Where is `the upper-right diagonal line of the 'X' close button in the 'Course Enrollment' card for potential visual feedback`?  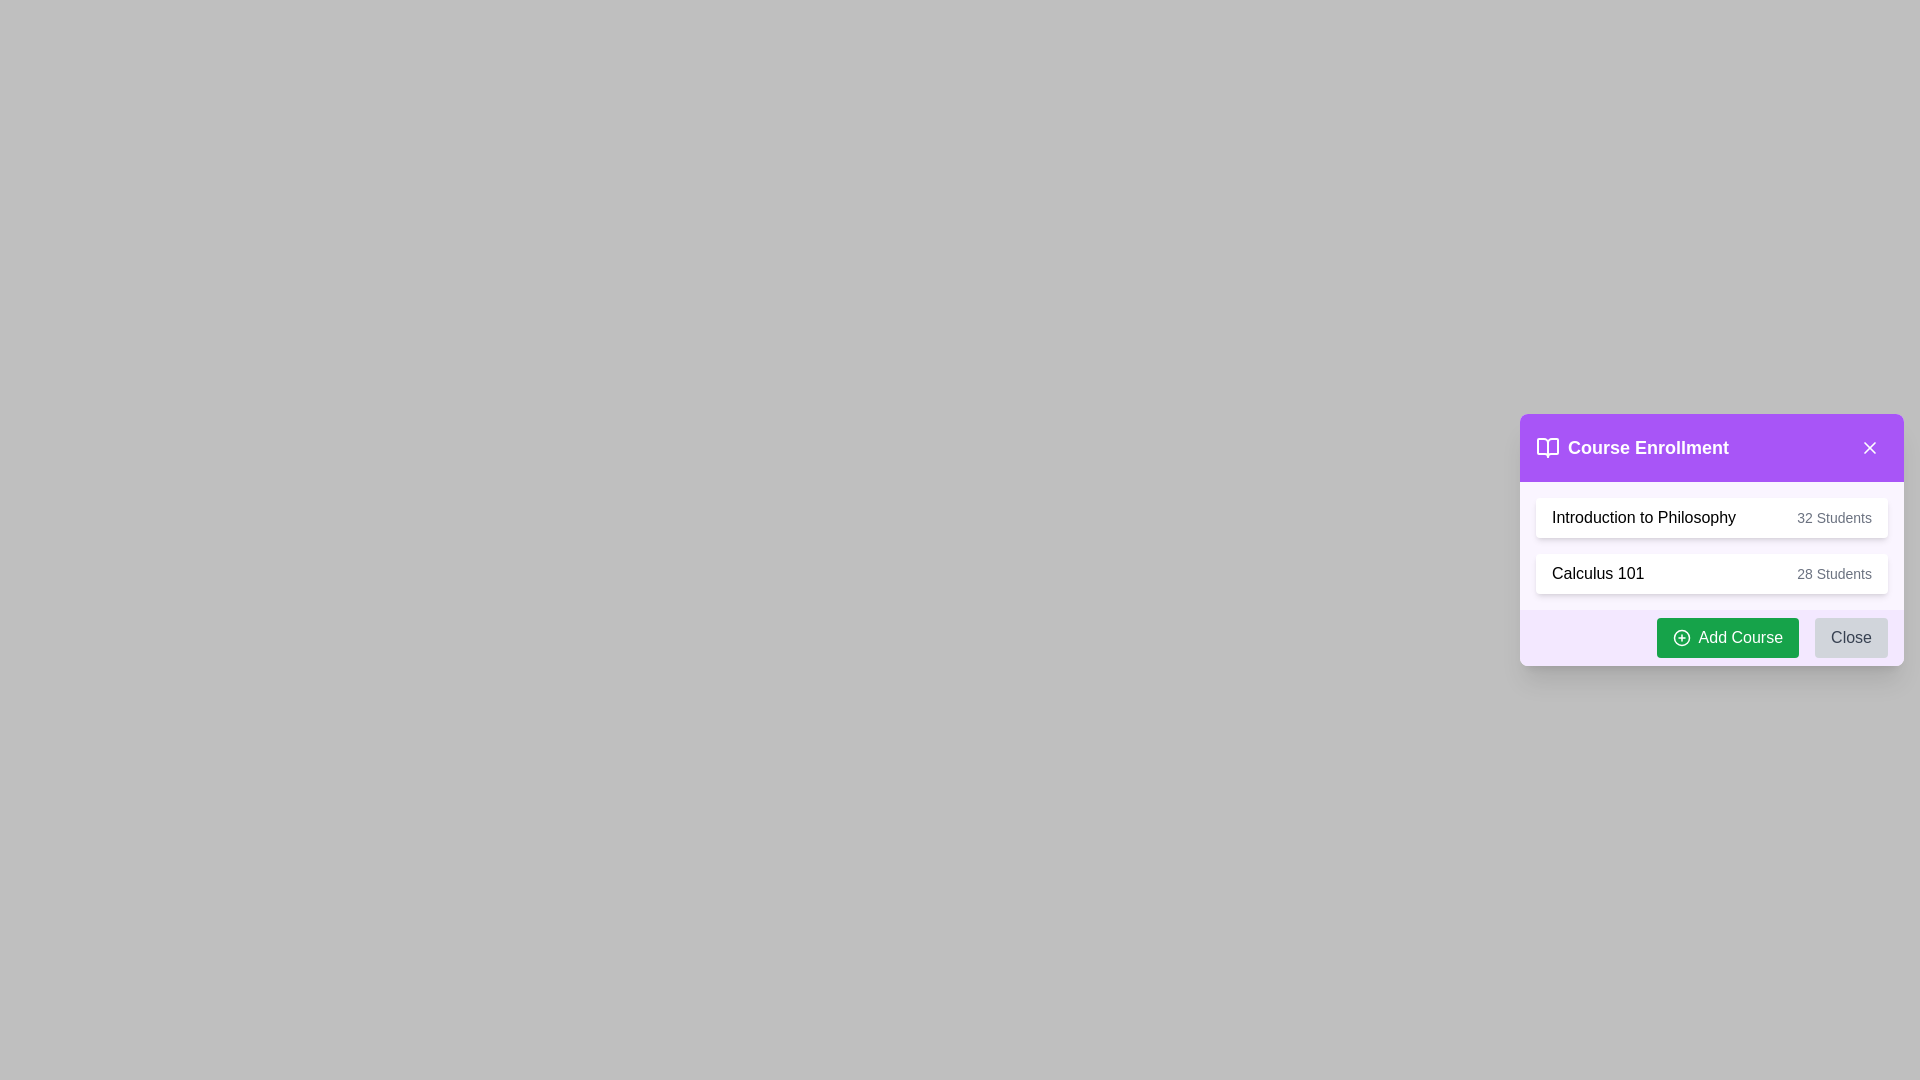 the upper-right diagonal line of the 'X' close button in the 'Course Enrollment' card for potential visual feedback is located at coordinates (1869, 446).